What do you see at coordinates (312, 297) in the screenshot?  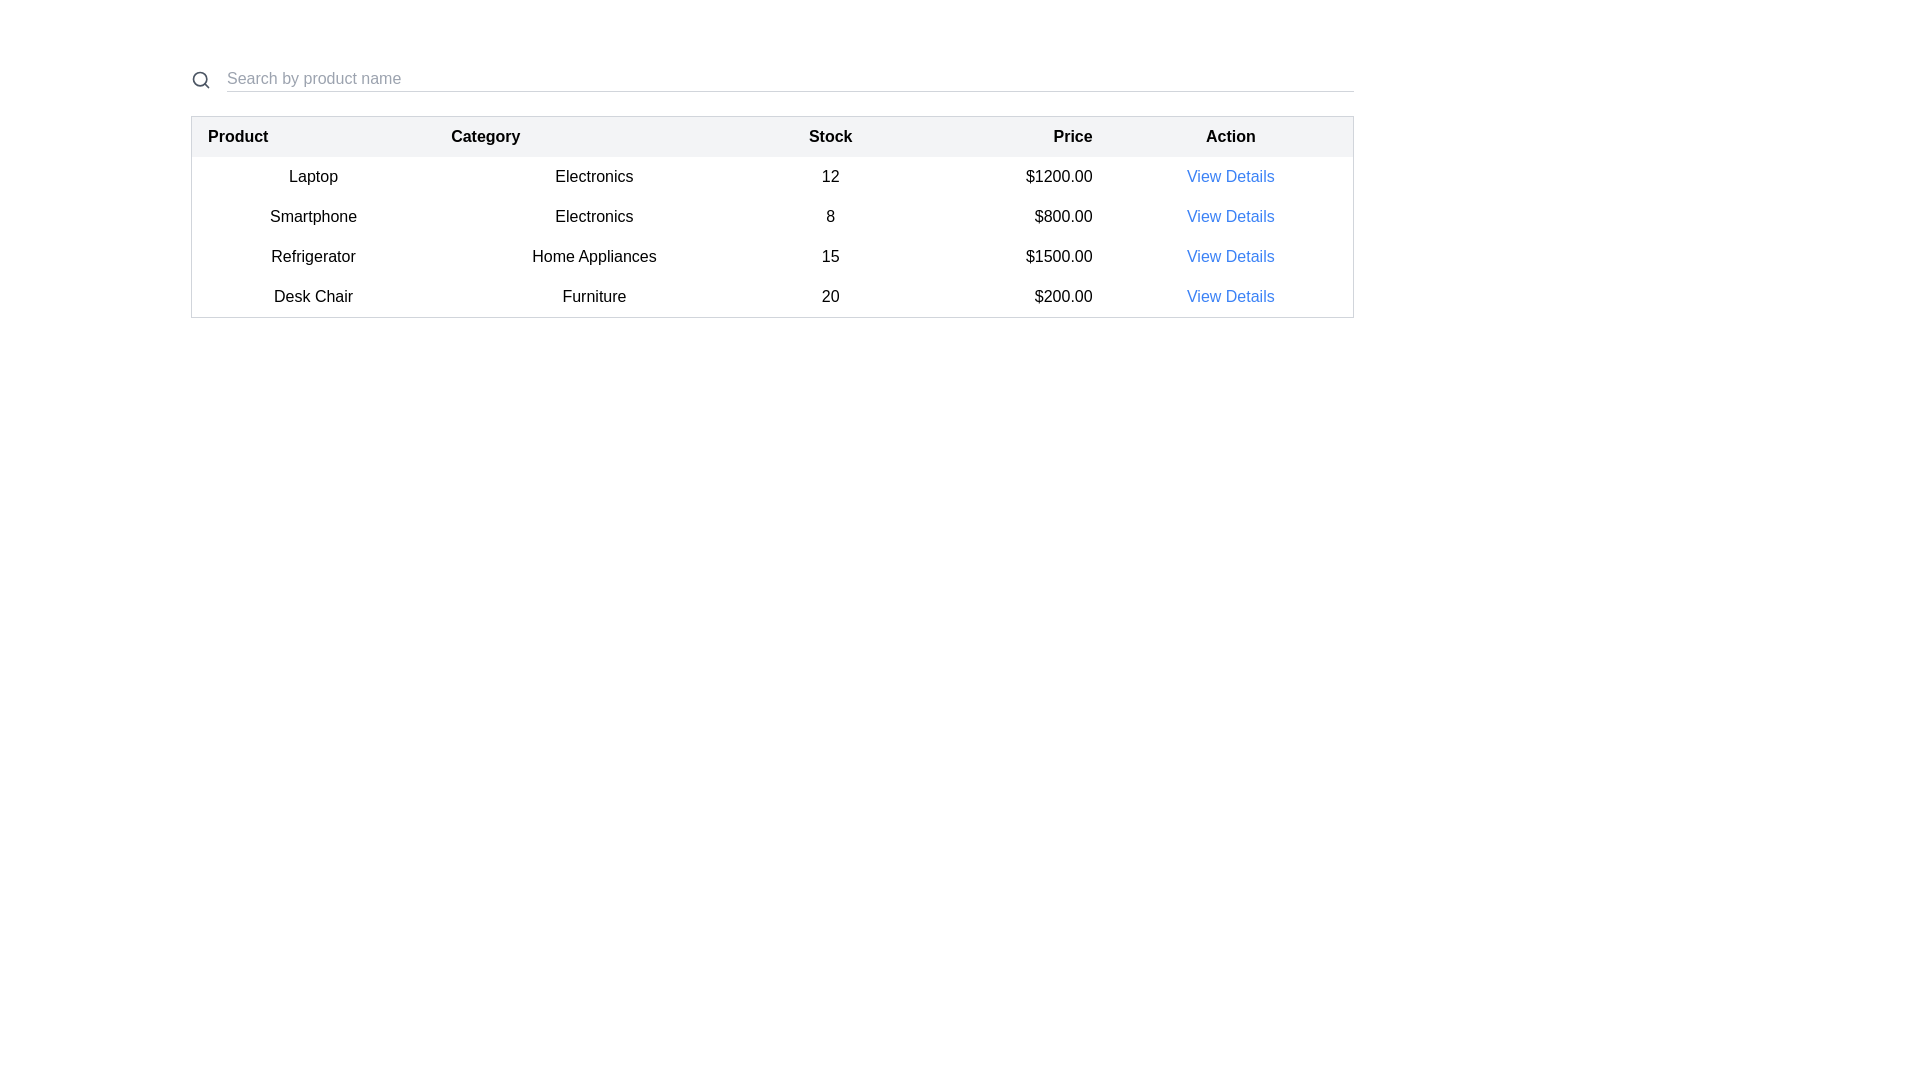 I see `the 'Desk Chair' text label in the fourth row of the product table` at bounding box center [312, 297].